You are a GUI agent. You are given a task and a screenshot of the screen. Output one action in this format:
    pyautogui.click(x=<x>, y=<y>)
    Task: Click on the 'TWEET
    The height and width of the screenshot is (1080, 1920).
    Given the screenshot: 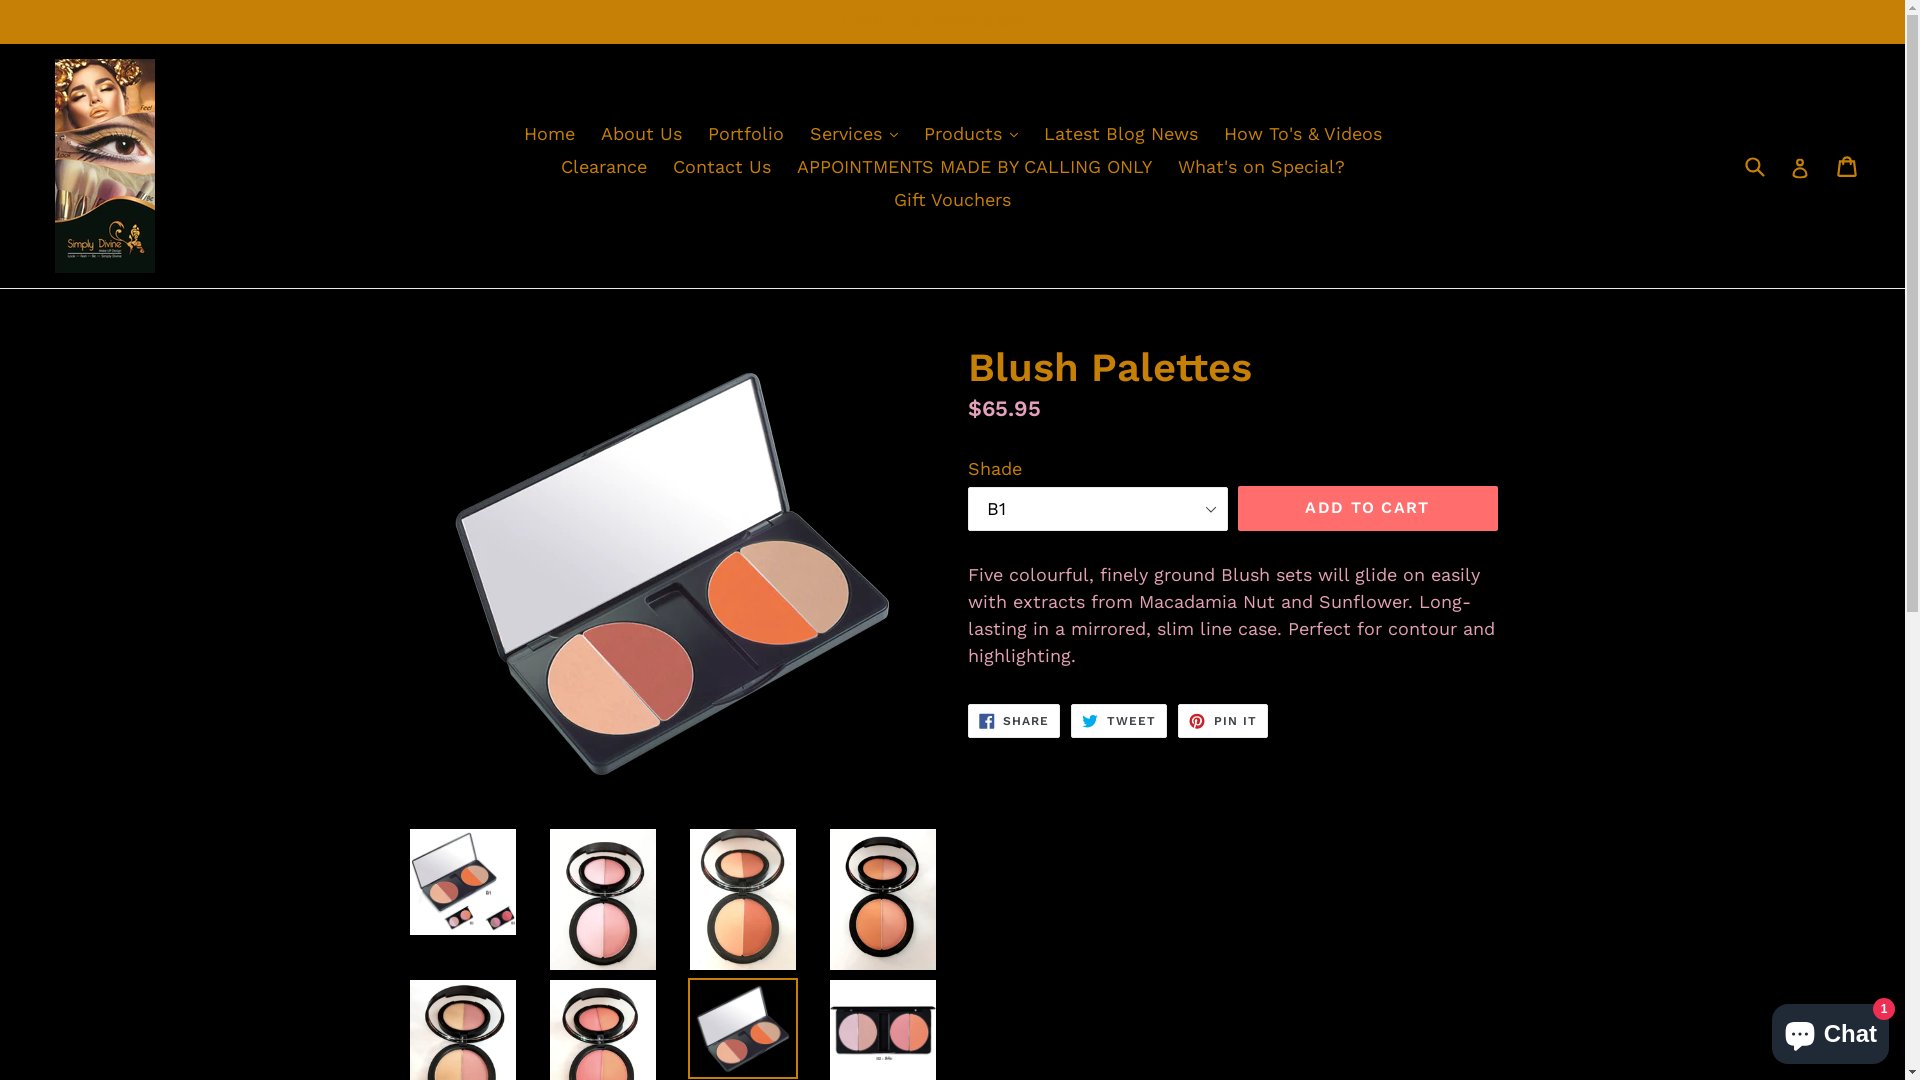 What is the action you would take?
    pyautogui.click(x=1117, y=721)
    